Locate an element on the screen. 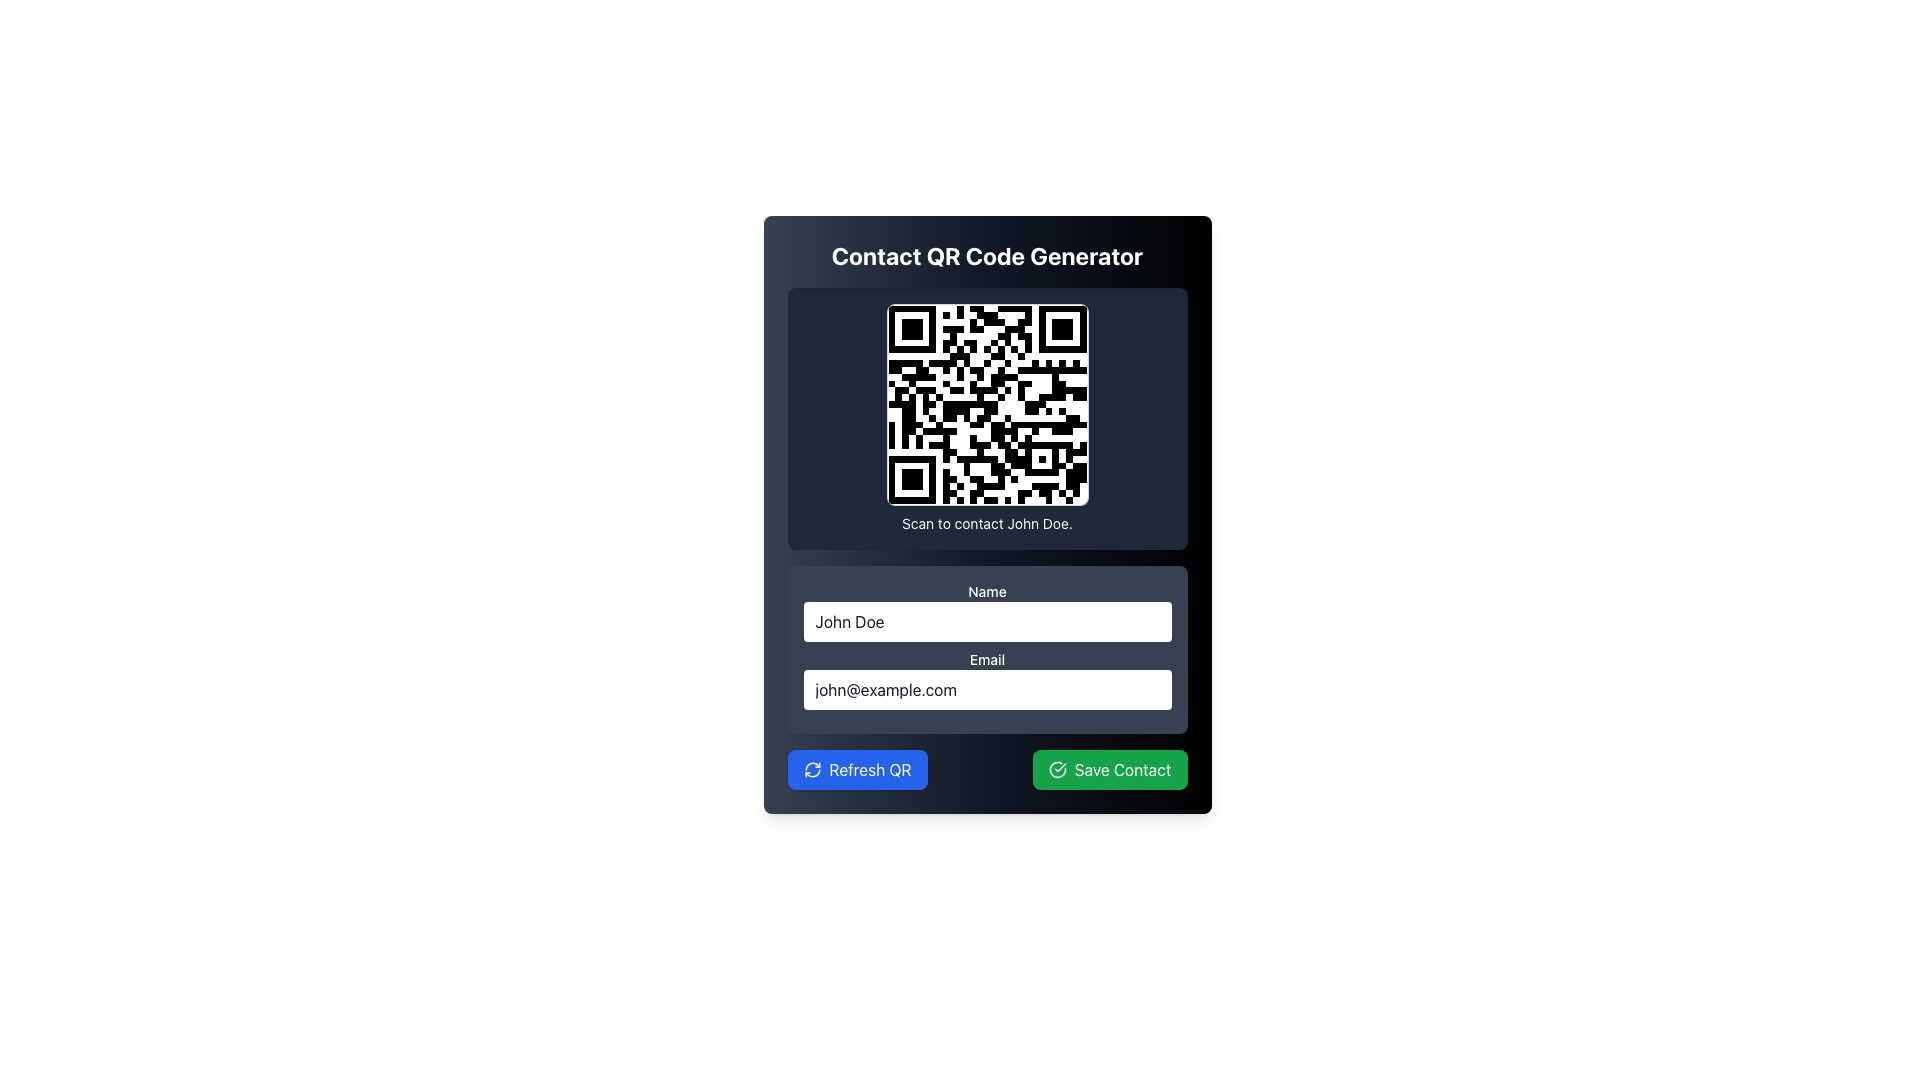 This screenshot has height=1080, width=1920. the prominent QR code image with a rounded rectangular border and gray outline is located at coordinates (987, 405).